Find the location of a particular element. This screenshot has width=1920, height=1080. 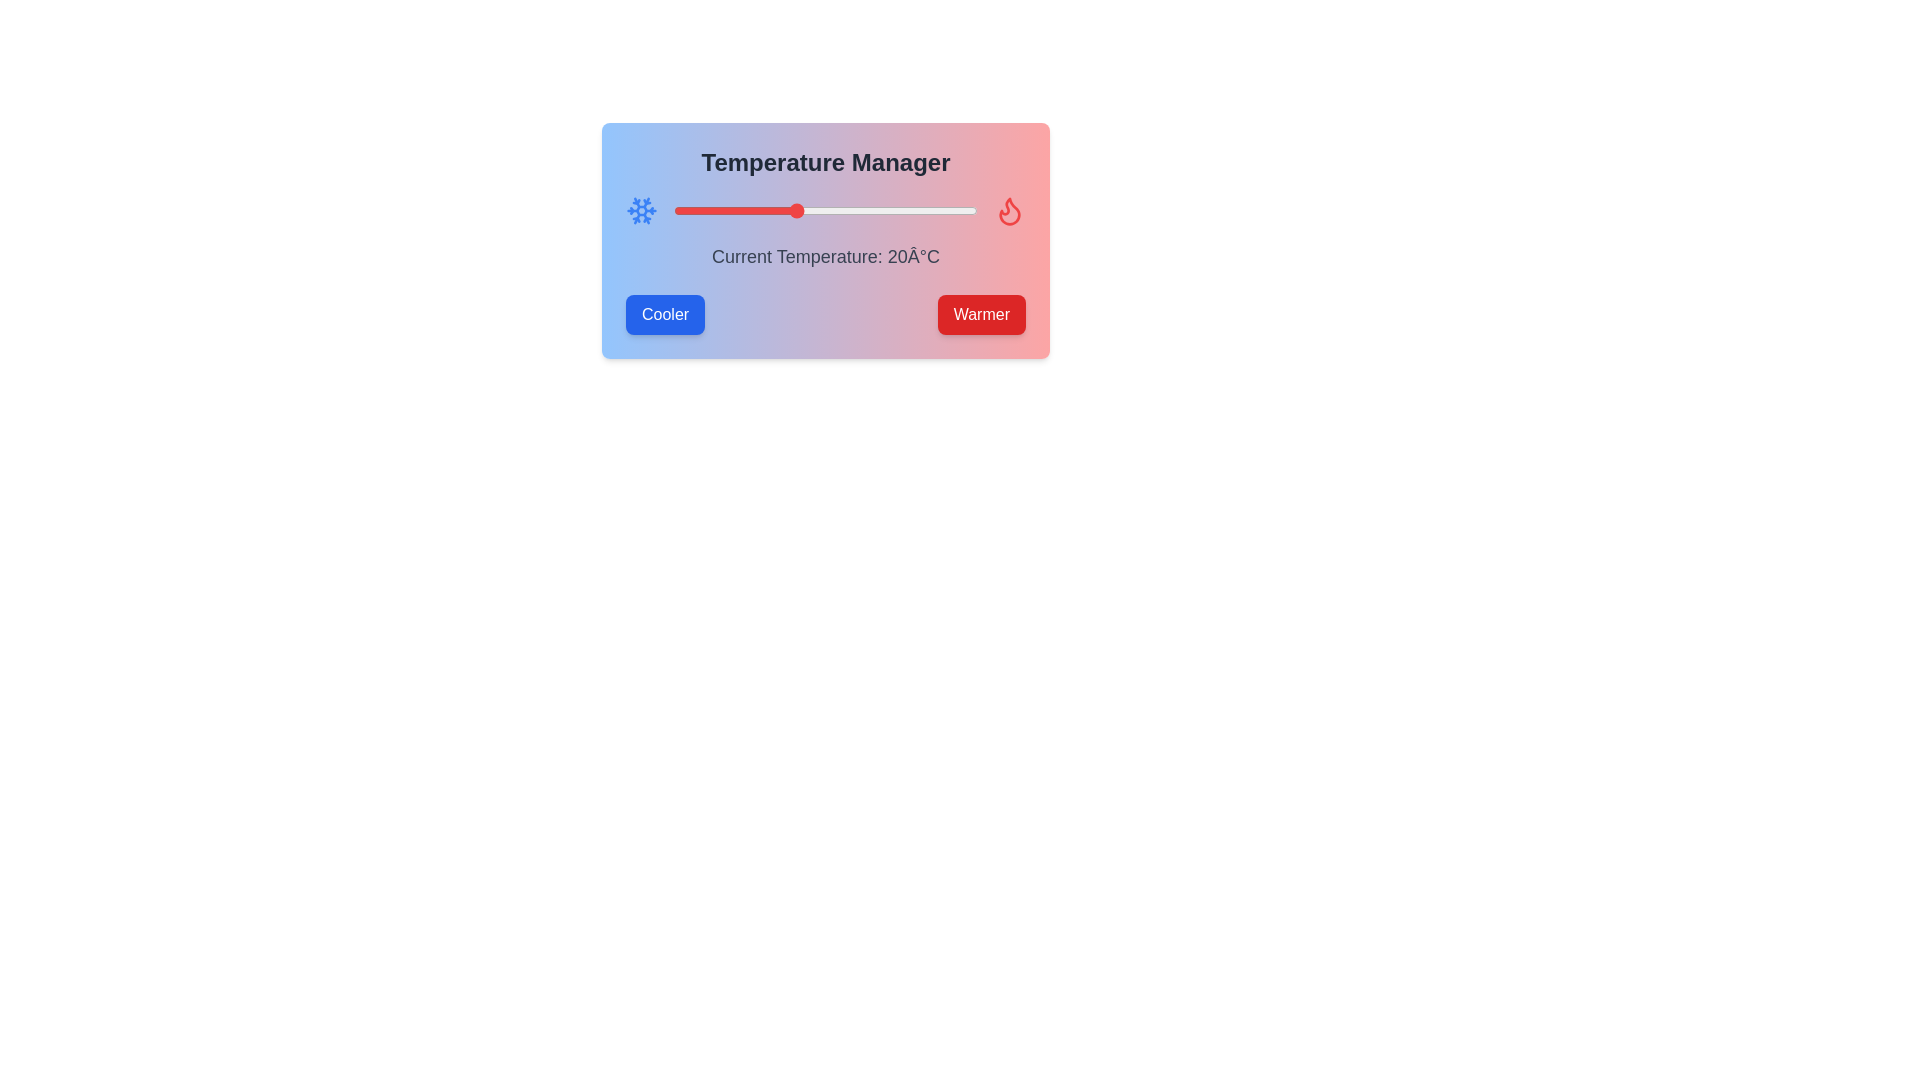

the temperature slider to set the temperature to 2°C is located at coordinates (686, 211).